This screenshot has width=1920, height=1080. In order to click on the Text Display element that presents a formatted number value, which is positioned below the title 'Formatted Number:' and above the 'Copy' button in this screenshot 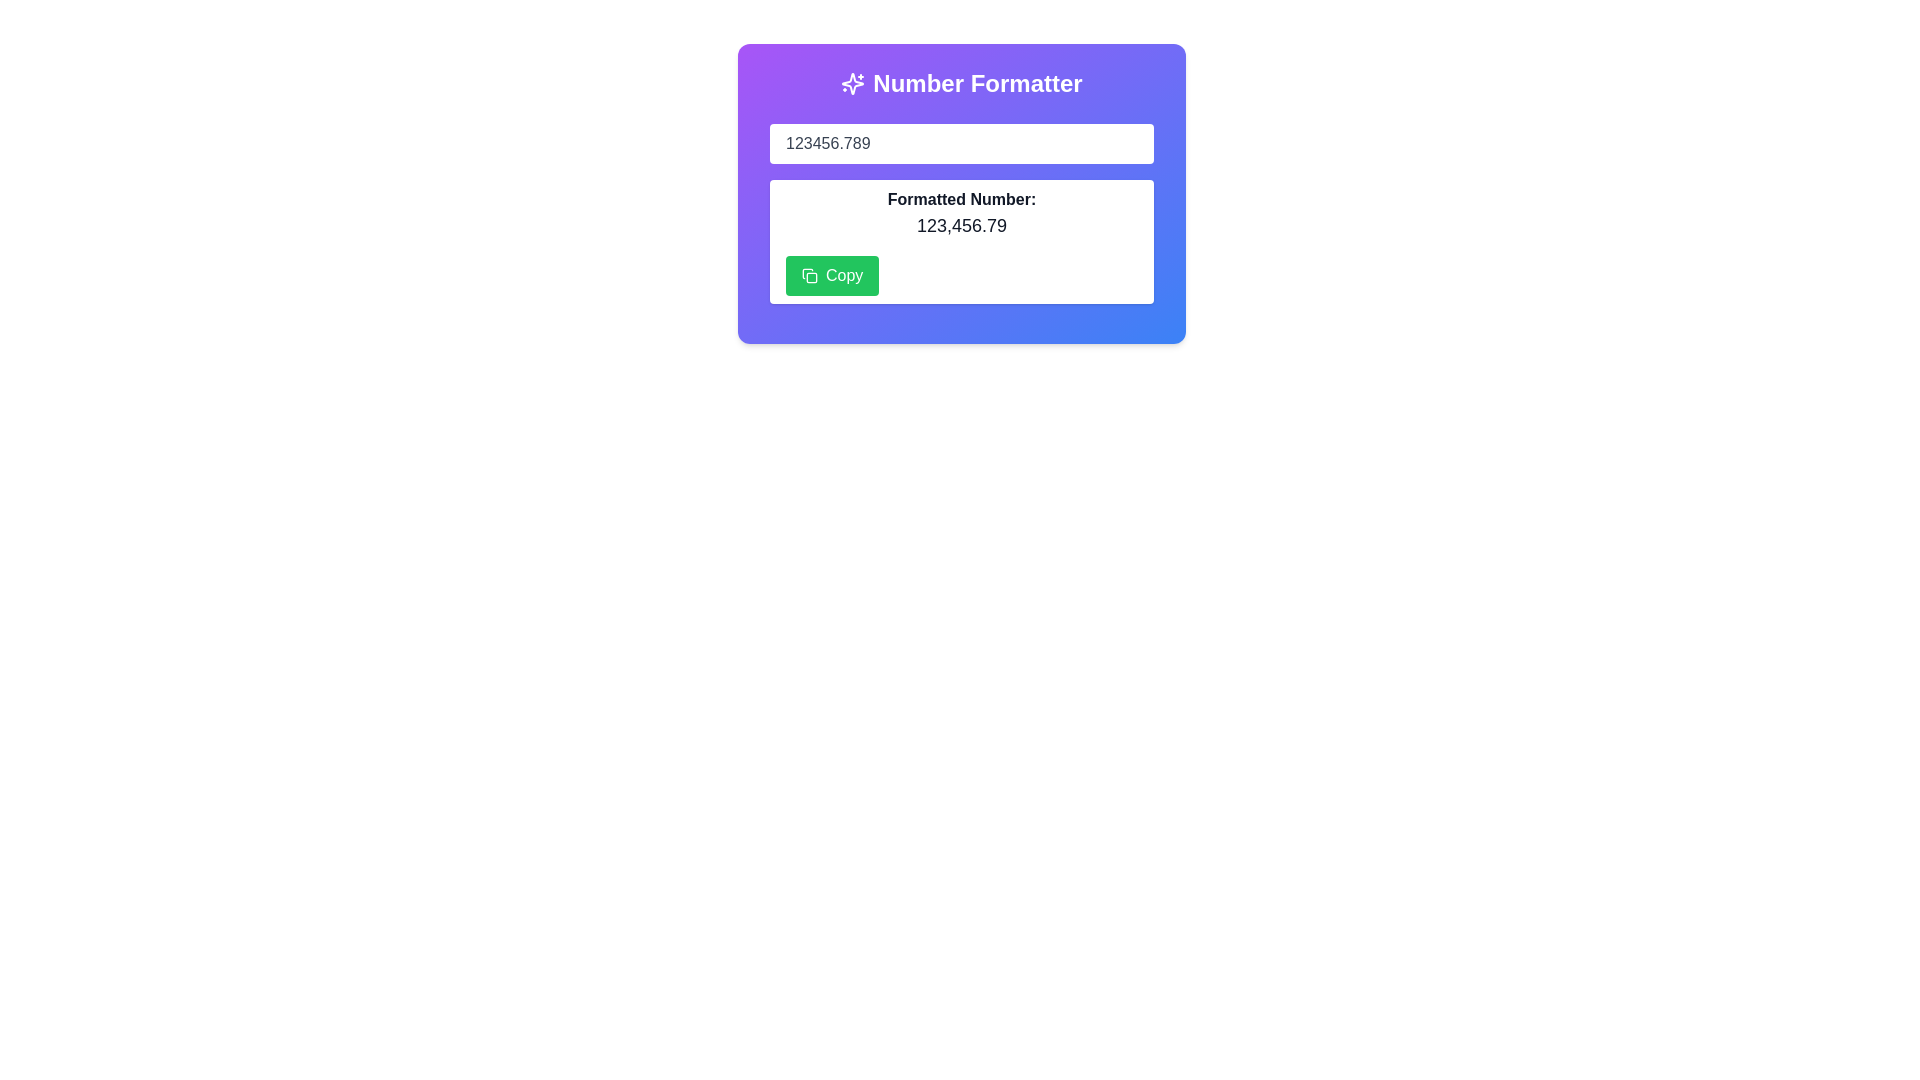, I will do `click(961, 225)`.